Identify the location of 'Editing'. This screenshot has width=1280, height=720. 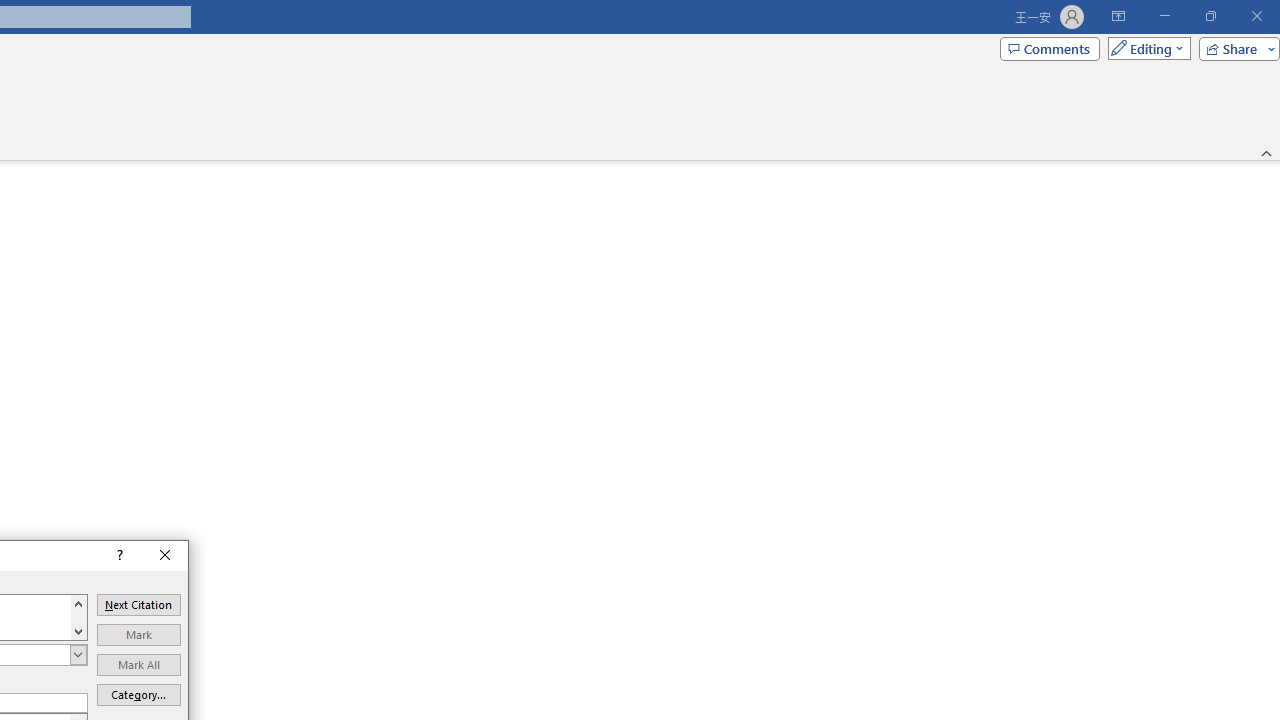
(1144, 47).